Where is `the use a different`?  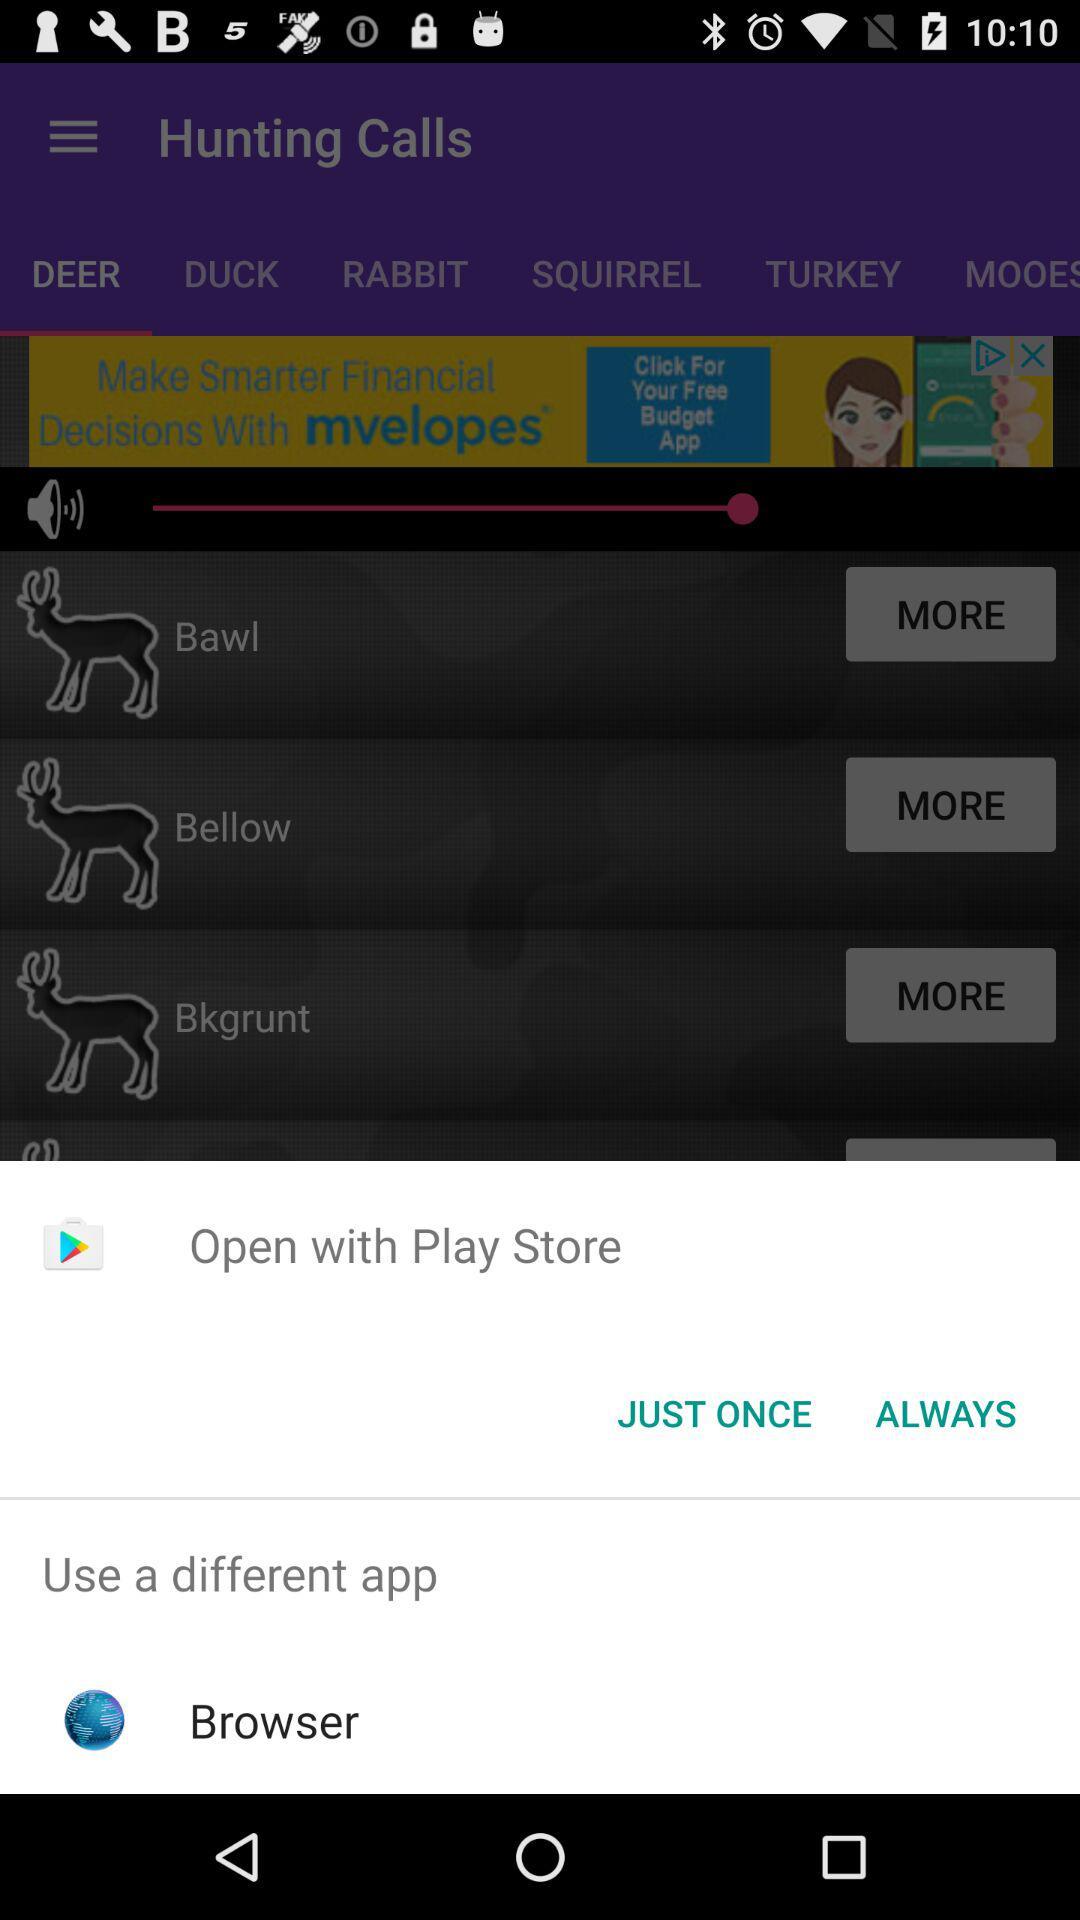
the use a different is located at coordinates (540, 1572).